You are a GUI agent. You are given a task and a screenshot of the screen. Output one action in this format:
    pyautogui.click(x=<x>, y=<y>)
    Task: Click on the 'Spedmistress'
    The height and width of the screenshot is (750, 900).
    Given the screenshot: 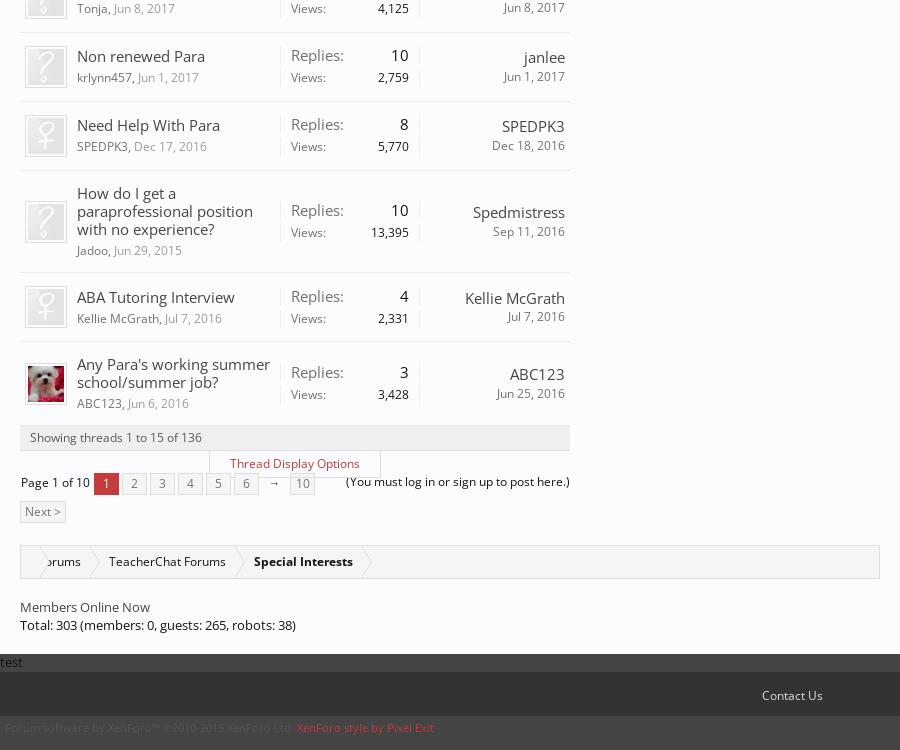 What is the action you would take?
    pyautogui.click(x=518, y=211)
    